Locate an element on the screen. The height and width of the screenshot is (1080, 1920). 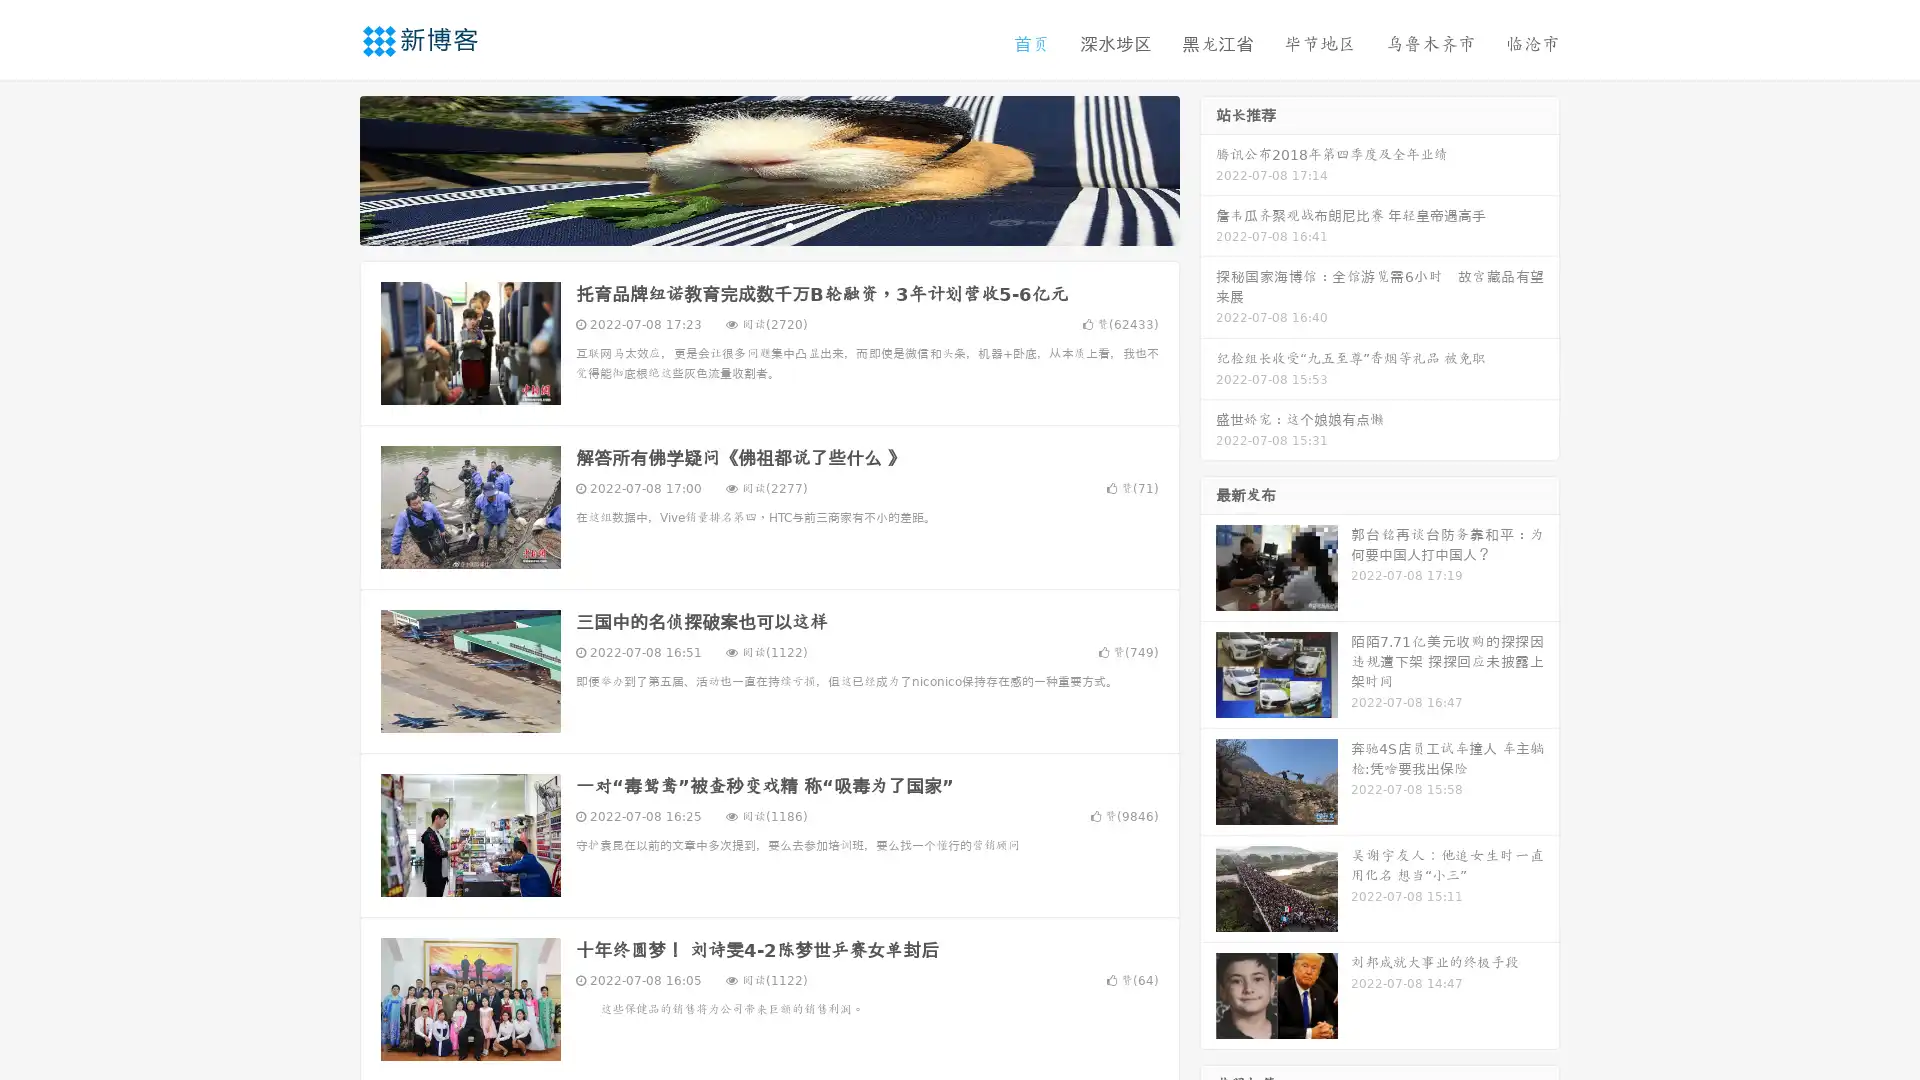
Previous slide is located at coordinates (330, 168).